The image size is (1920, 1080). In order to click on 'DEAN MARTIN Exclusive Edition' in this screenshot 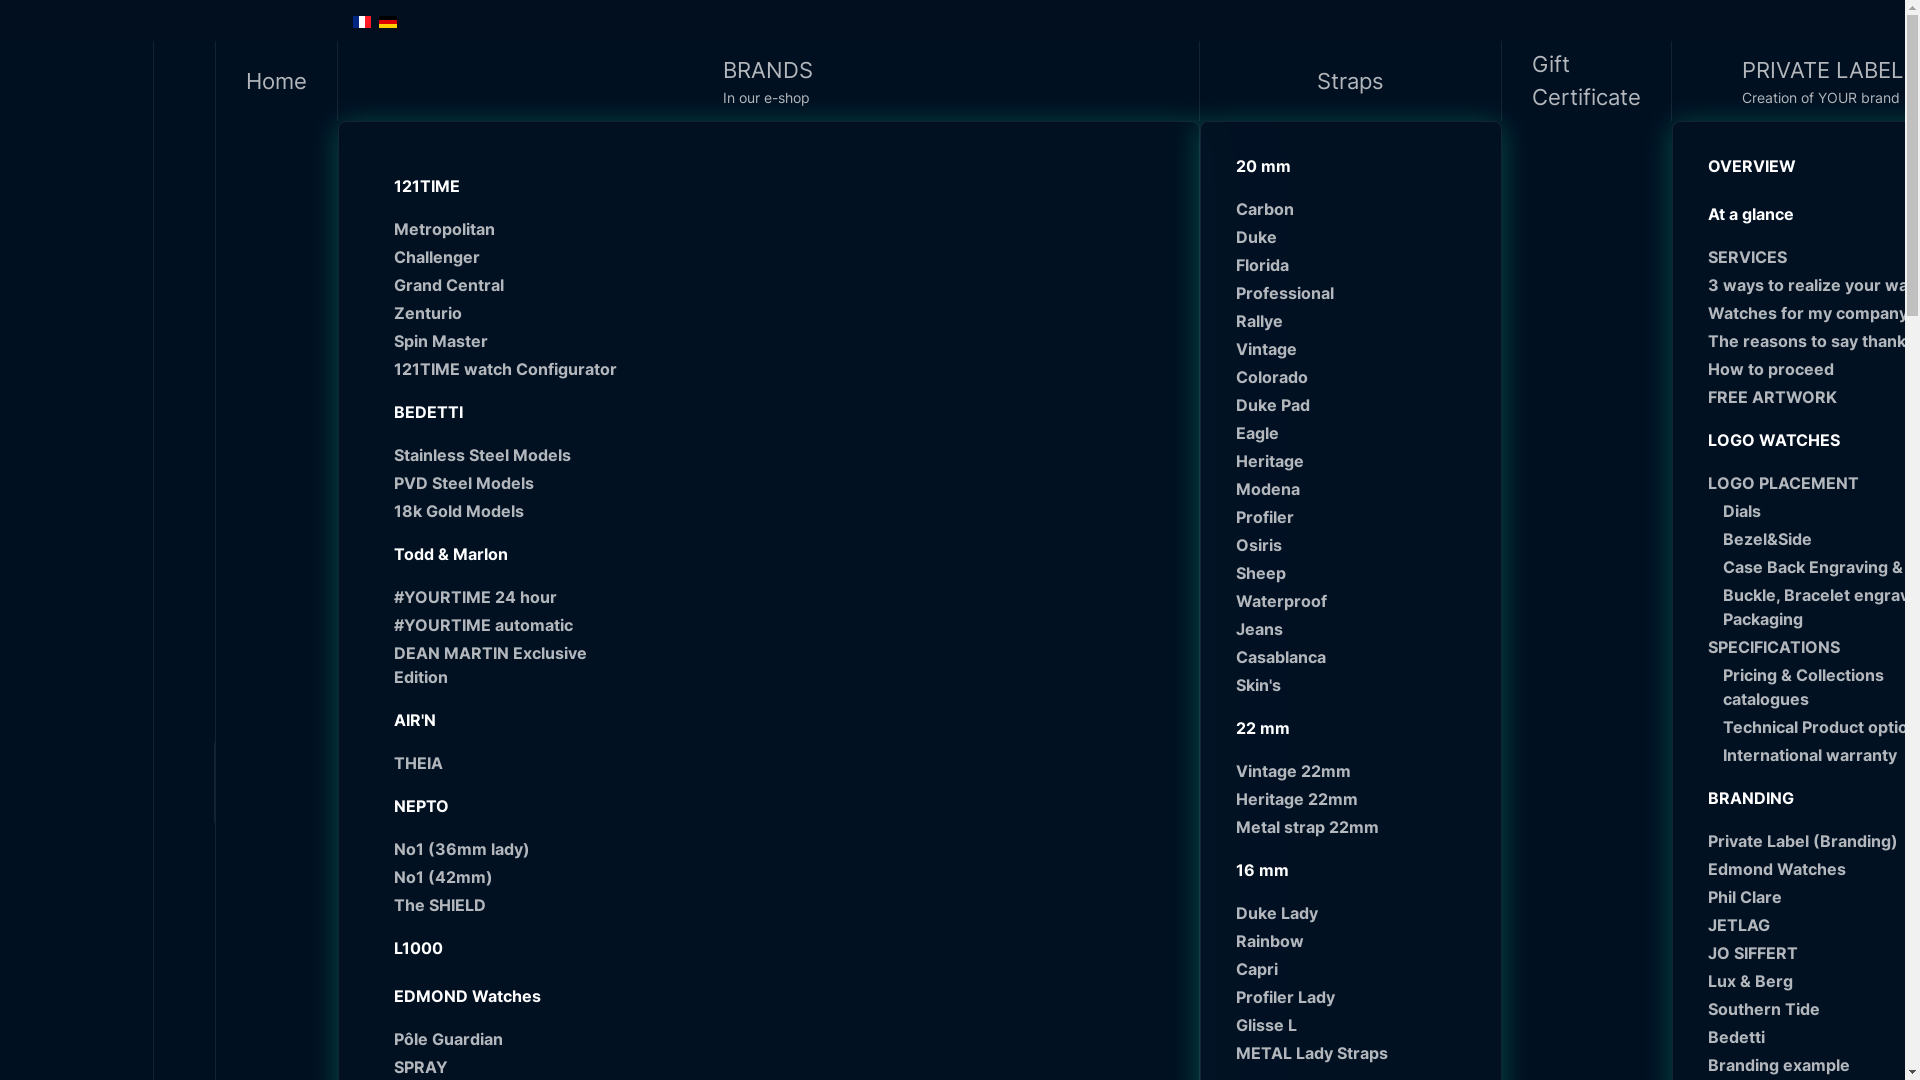, I will do `click(506, 664)`.